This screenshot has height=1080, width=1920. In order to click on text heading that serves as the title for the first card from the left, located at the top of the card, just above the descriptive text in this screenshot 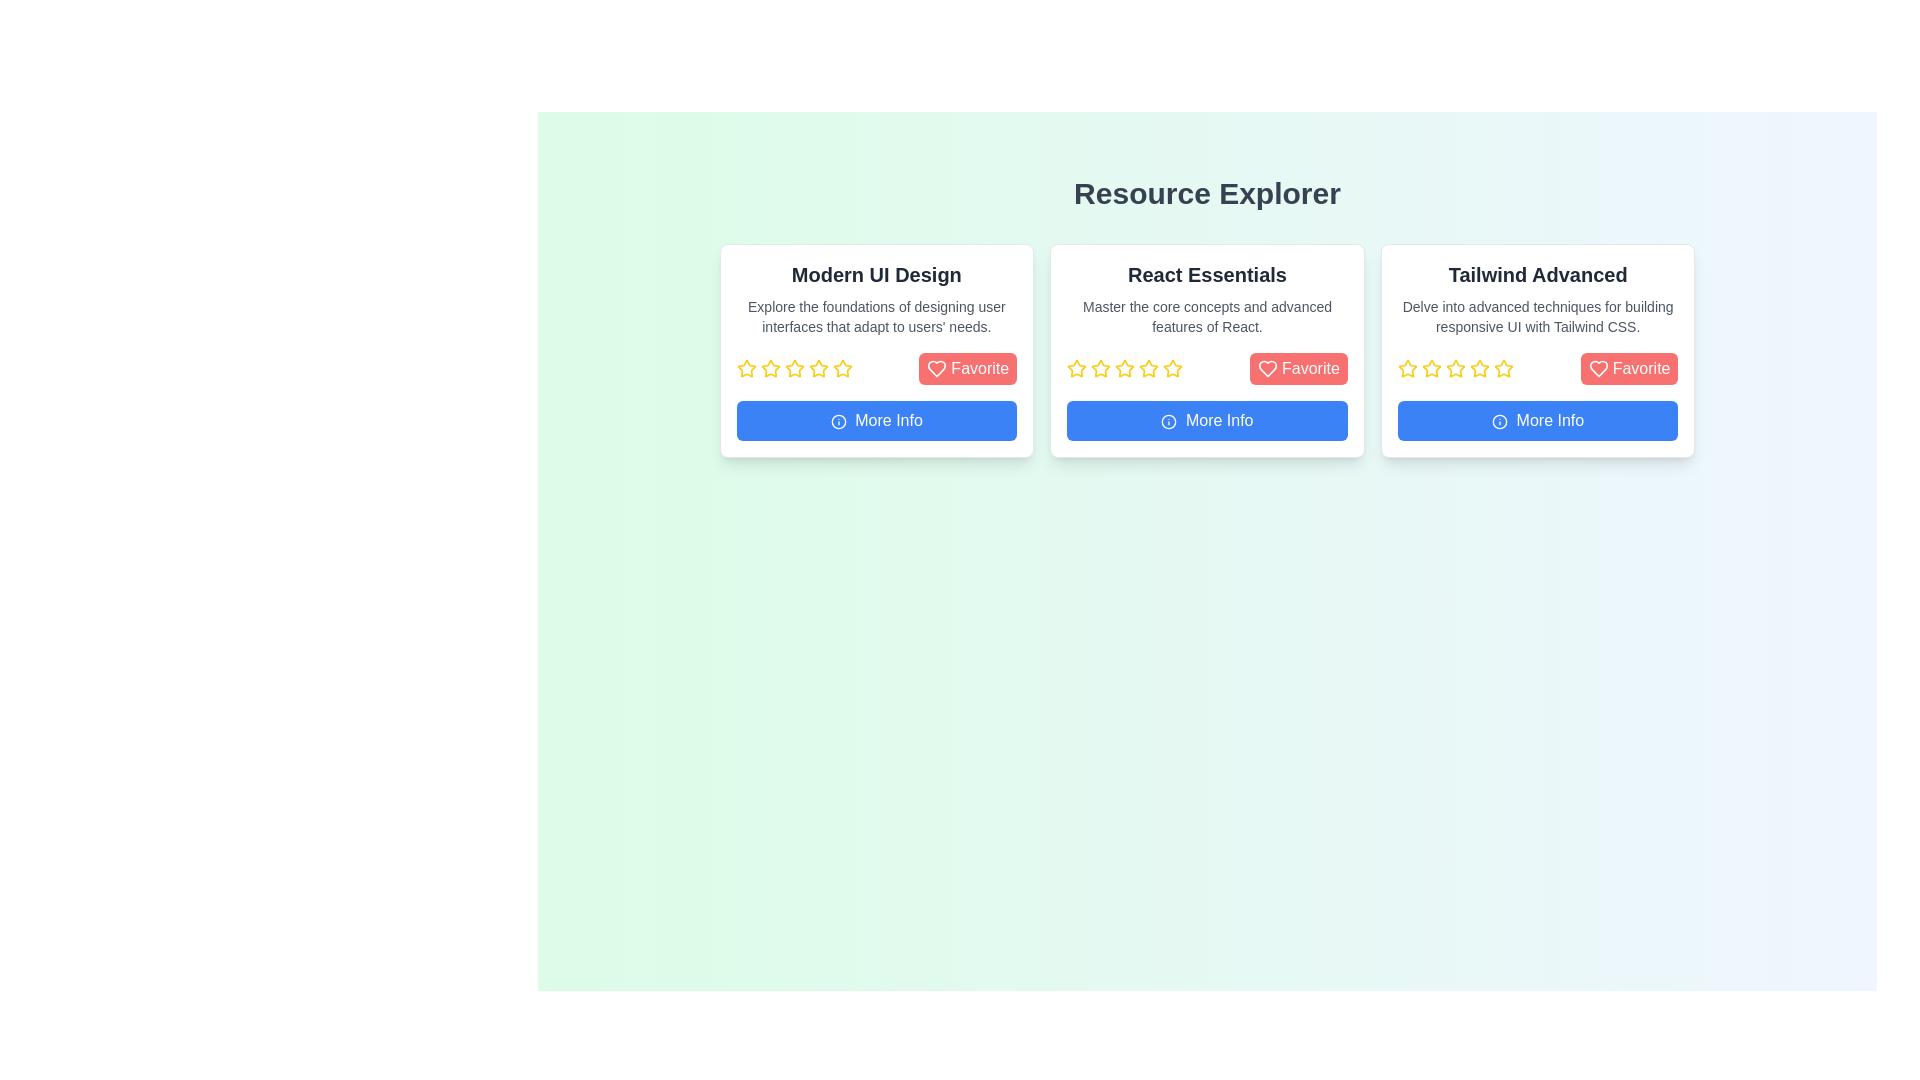, I will do `click(876, 274)`.